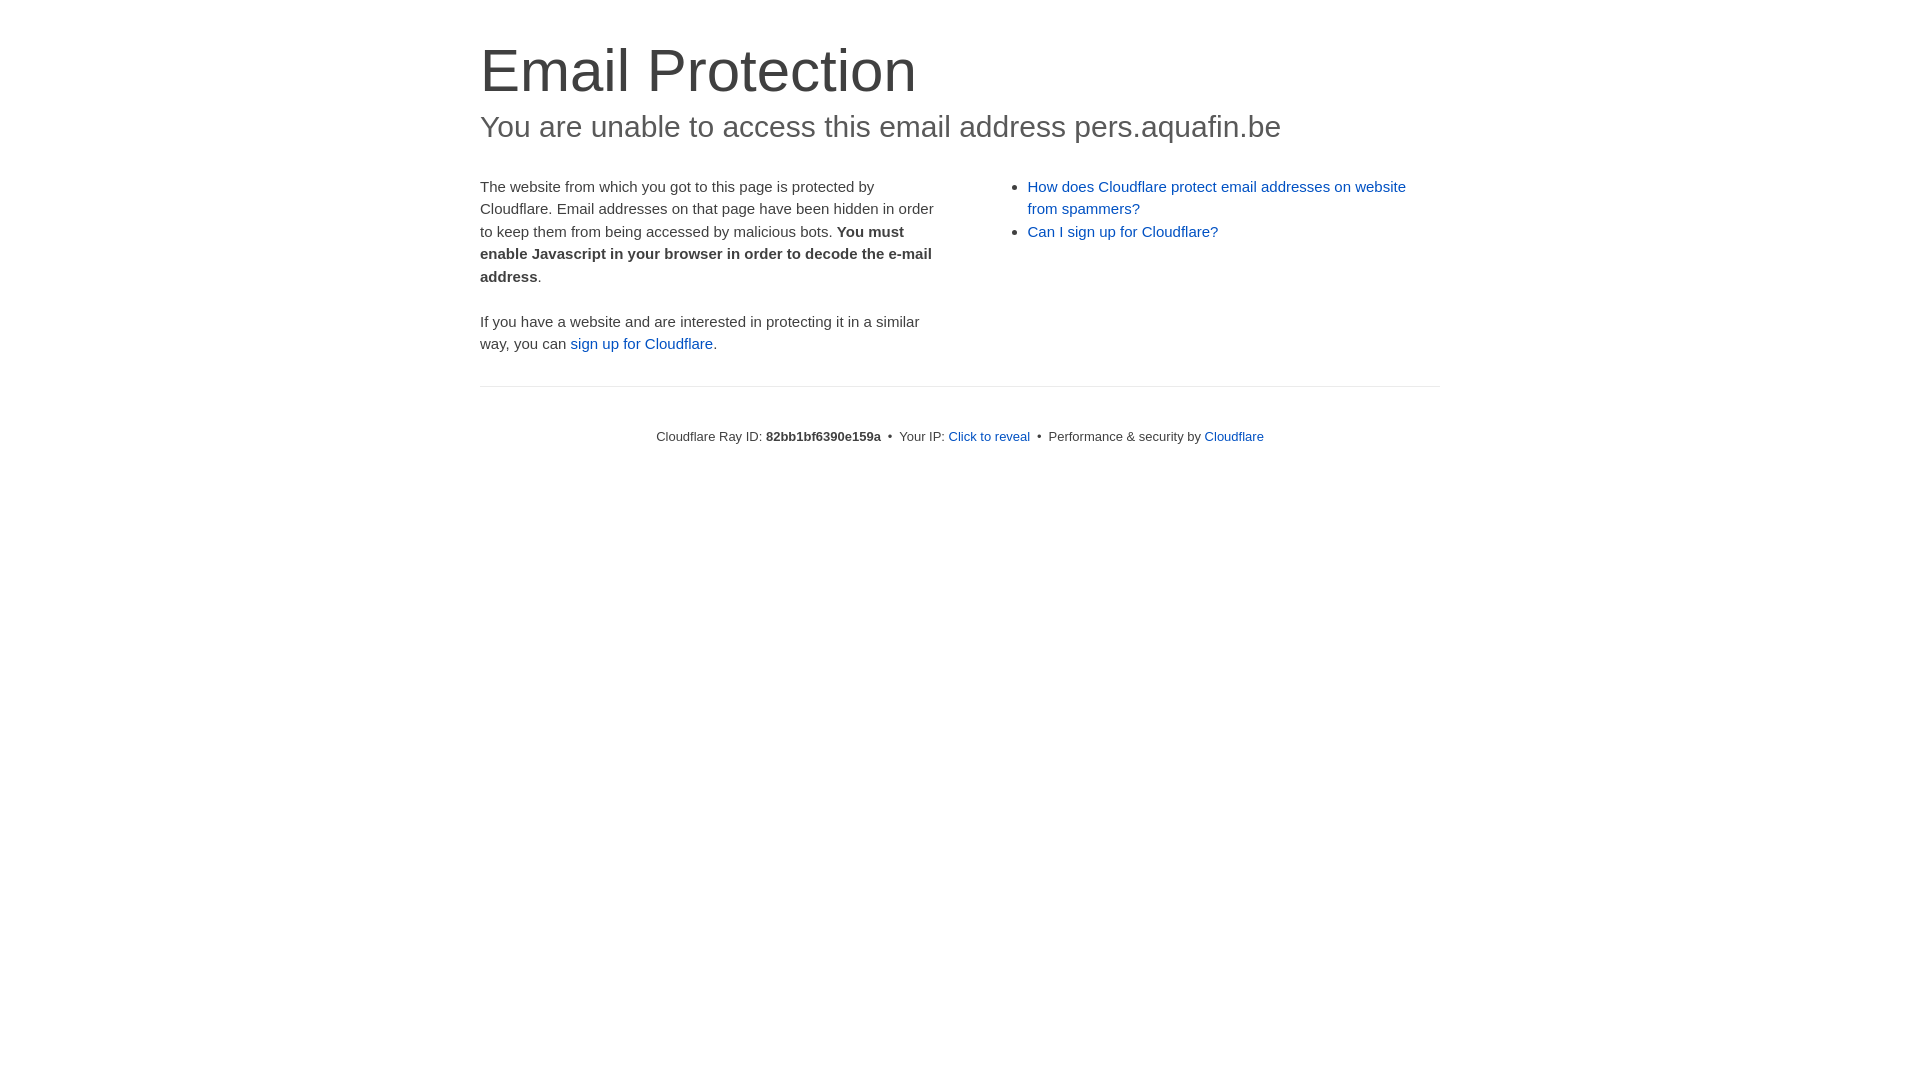 The image size is (1920, 1080). What do you see at coordinates (989, 435) in the screenshot?
I see `'Click to reveal'` at bounding box center [989, 435].